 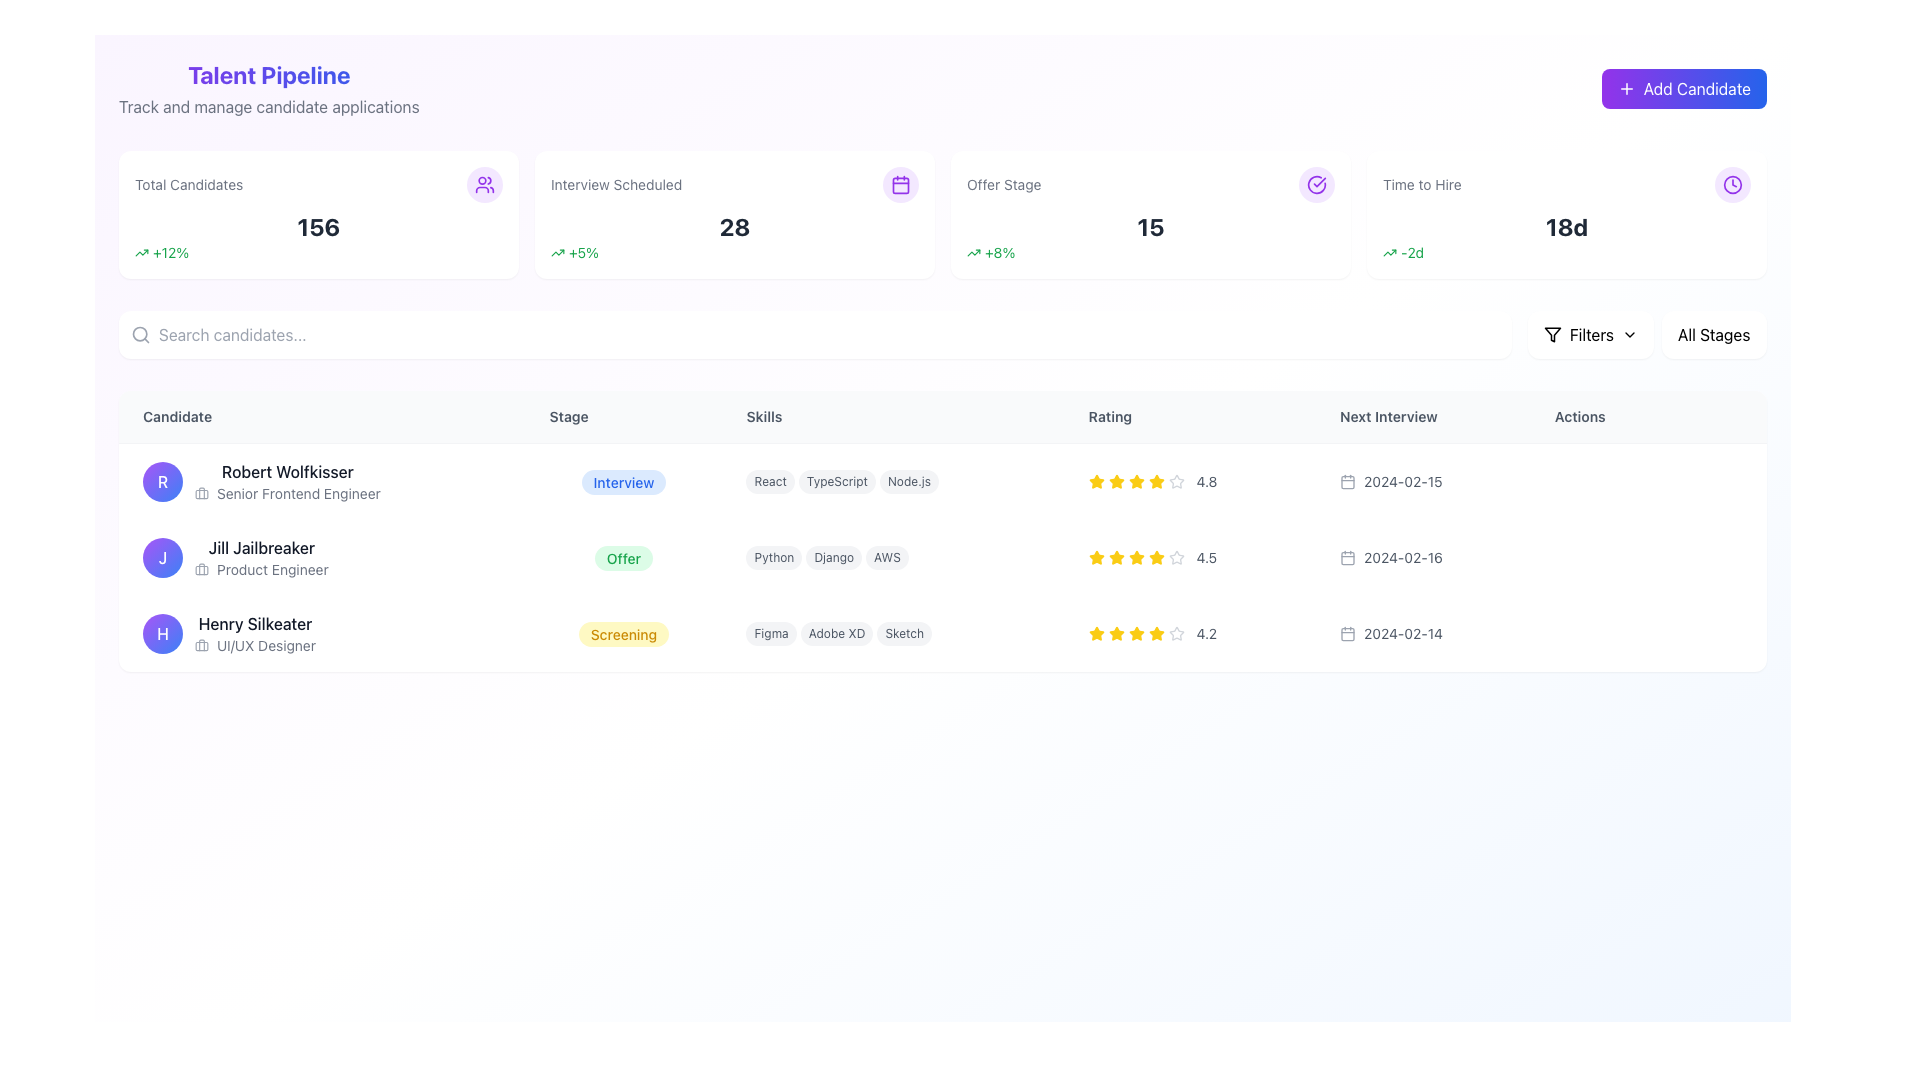 What do you see at coordinates (1421, 185) in the screenshot?
I see `the 'Time to Hire' text label displayed in gray color within the dashboard interface, located in the top-right section of a hiring metrics card` at bounding box center [1421, 185].